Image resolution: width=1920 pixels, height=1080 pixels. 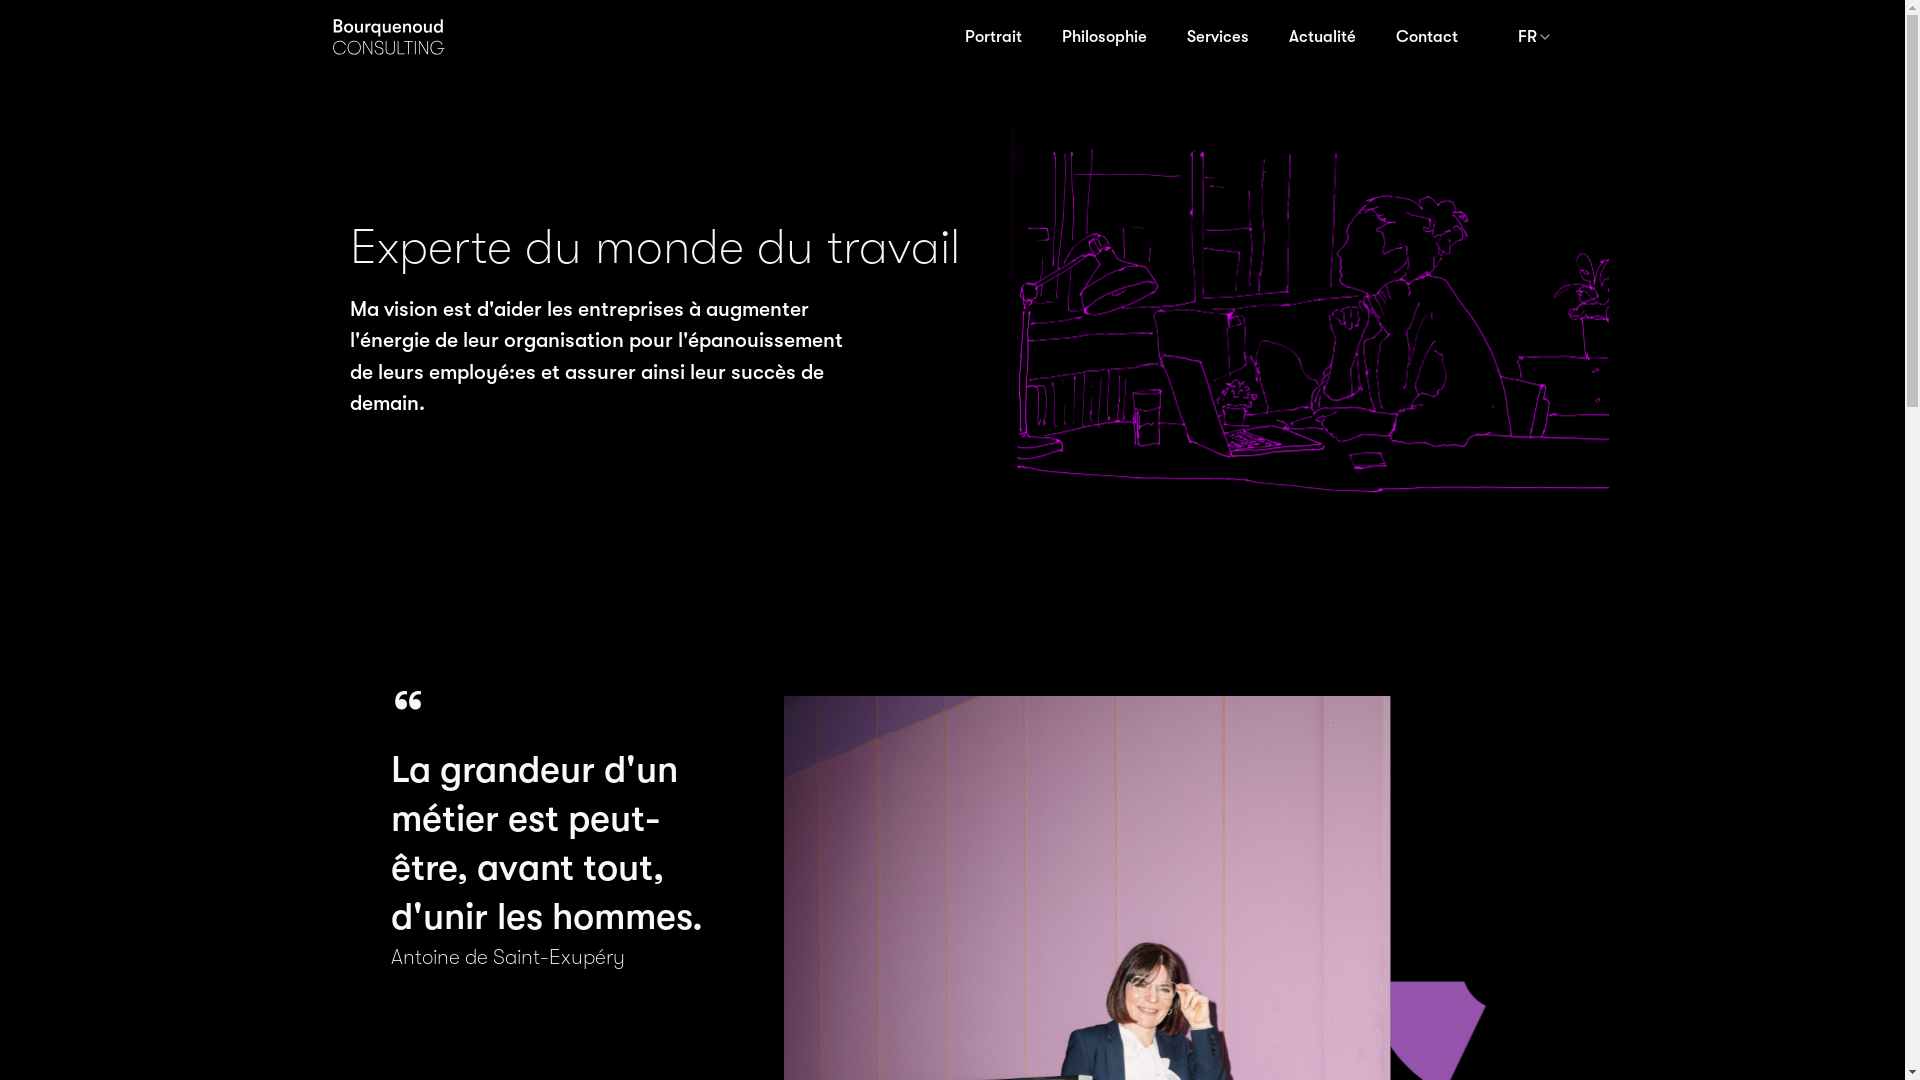 What do you see at coordinates (1166, 36) in the screenshot?
I see `'Services'` at bounding box center [1166, 36].